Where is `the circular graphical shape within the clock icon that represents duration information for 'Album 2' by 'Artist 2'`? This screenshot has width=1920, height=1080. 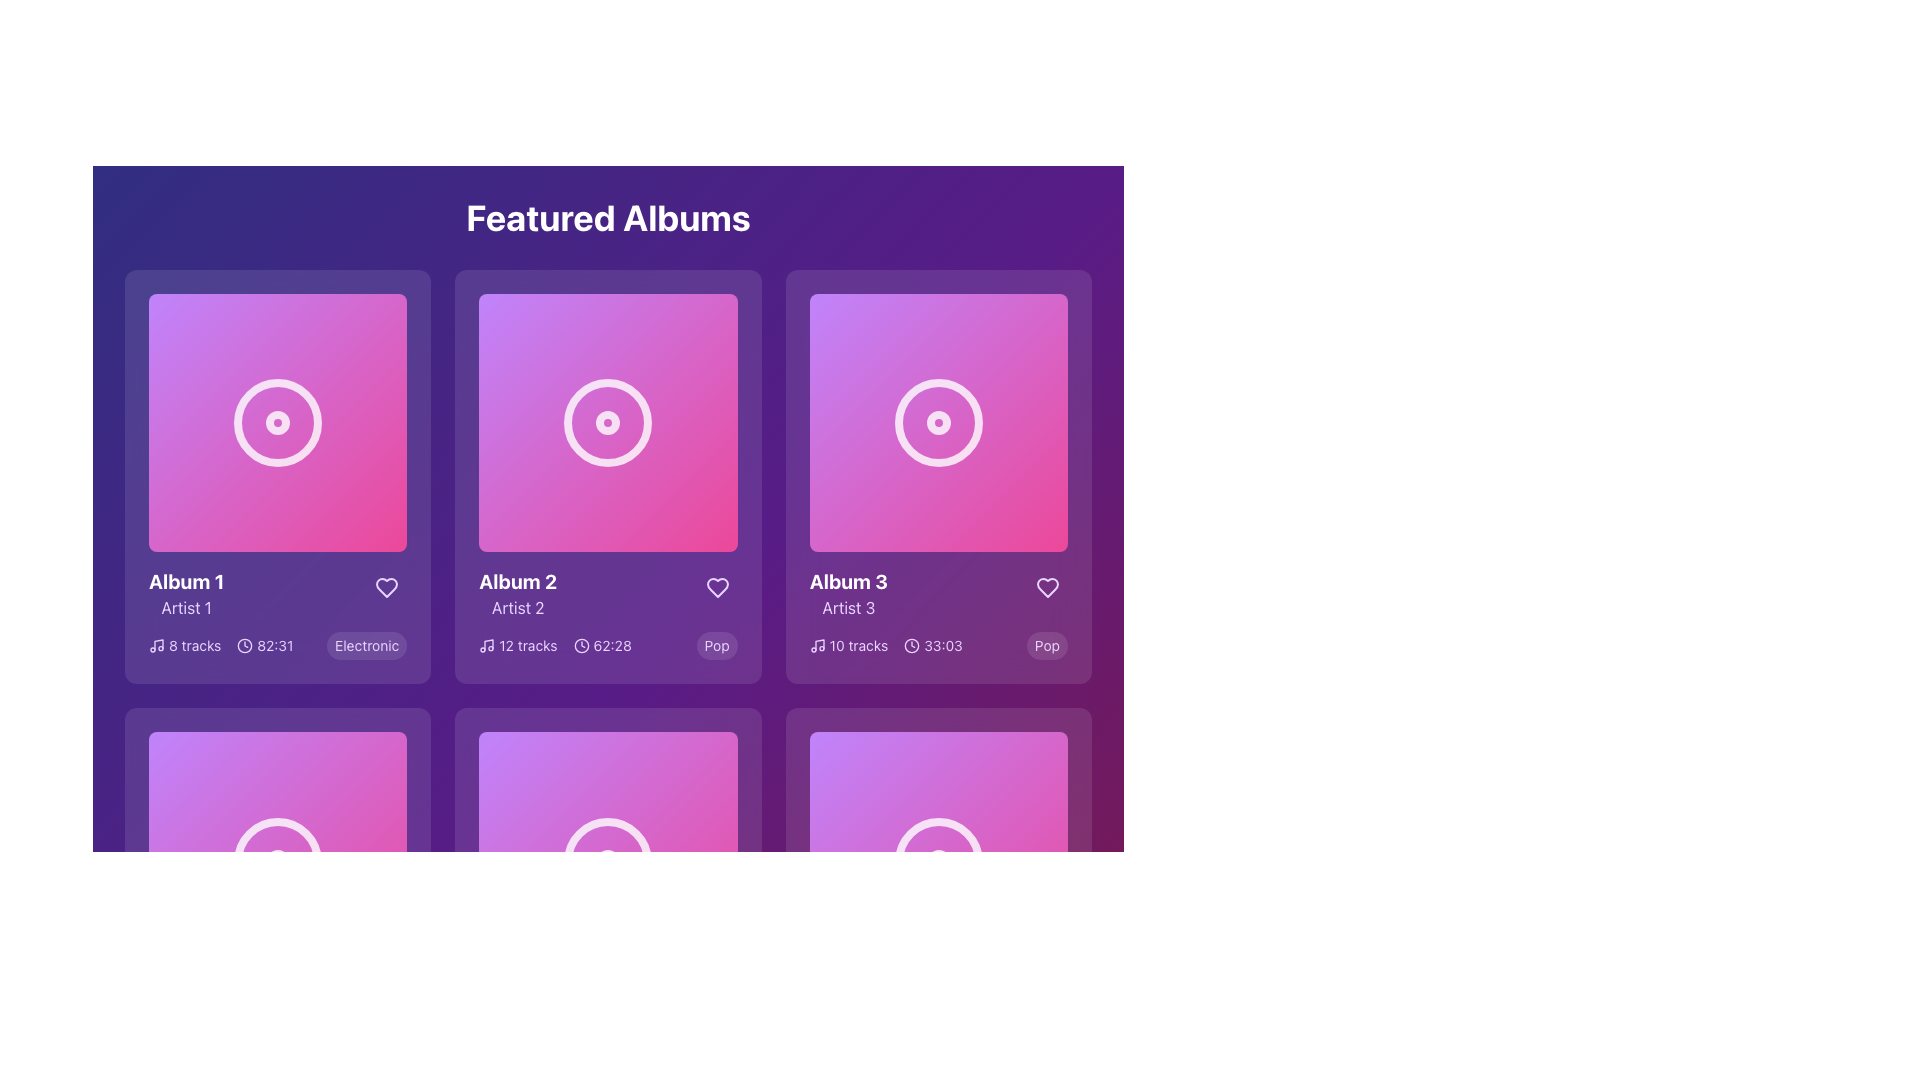 the circular graphical shape within the clock icon that represents duration information for 'Album 2' by 'Artist 2' is located at coordinates (580, 646).